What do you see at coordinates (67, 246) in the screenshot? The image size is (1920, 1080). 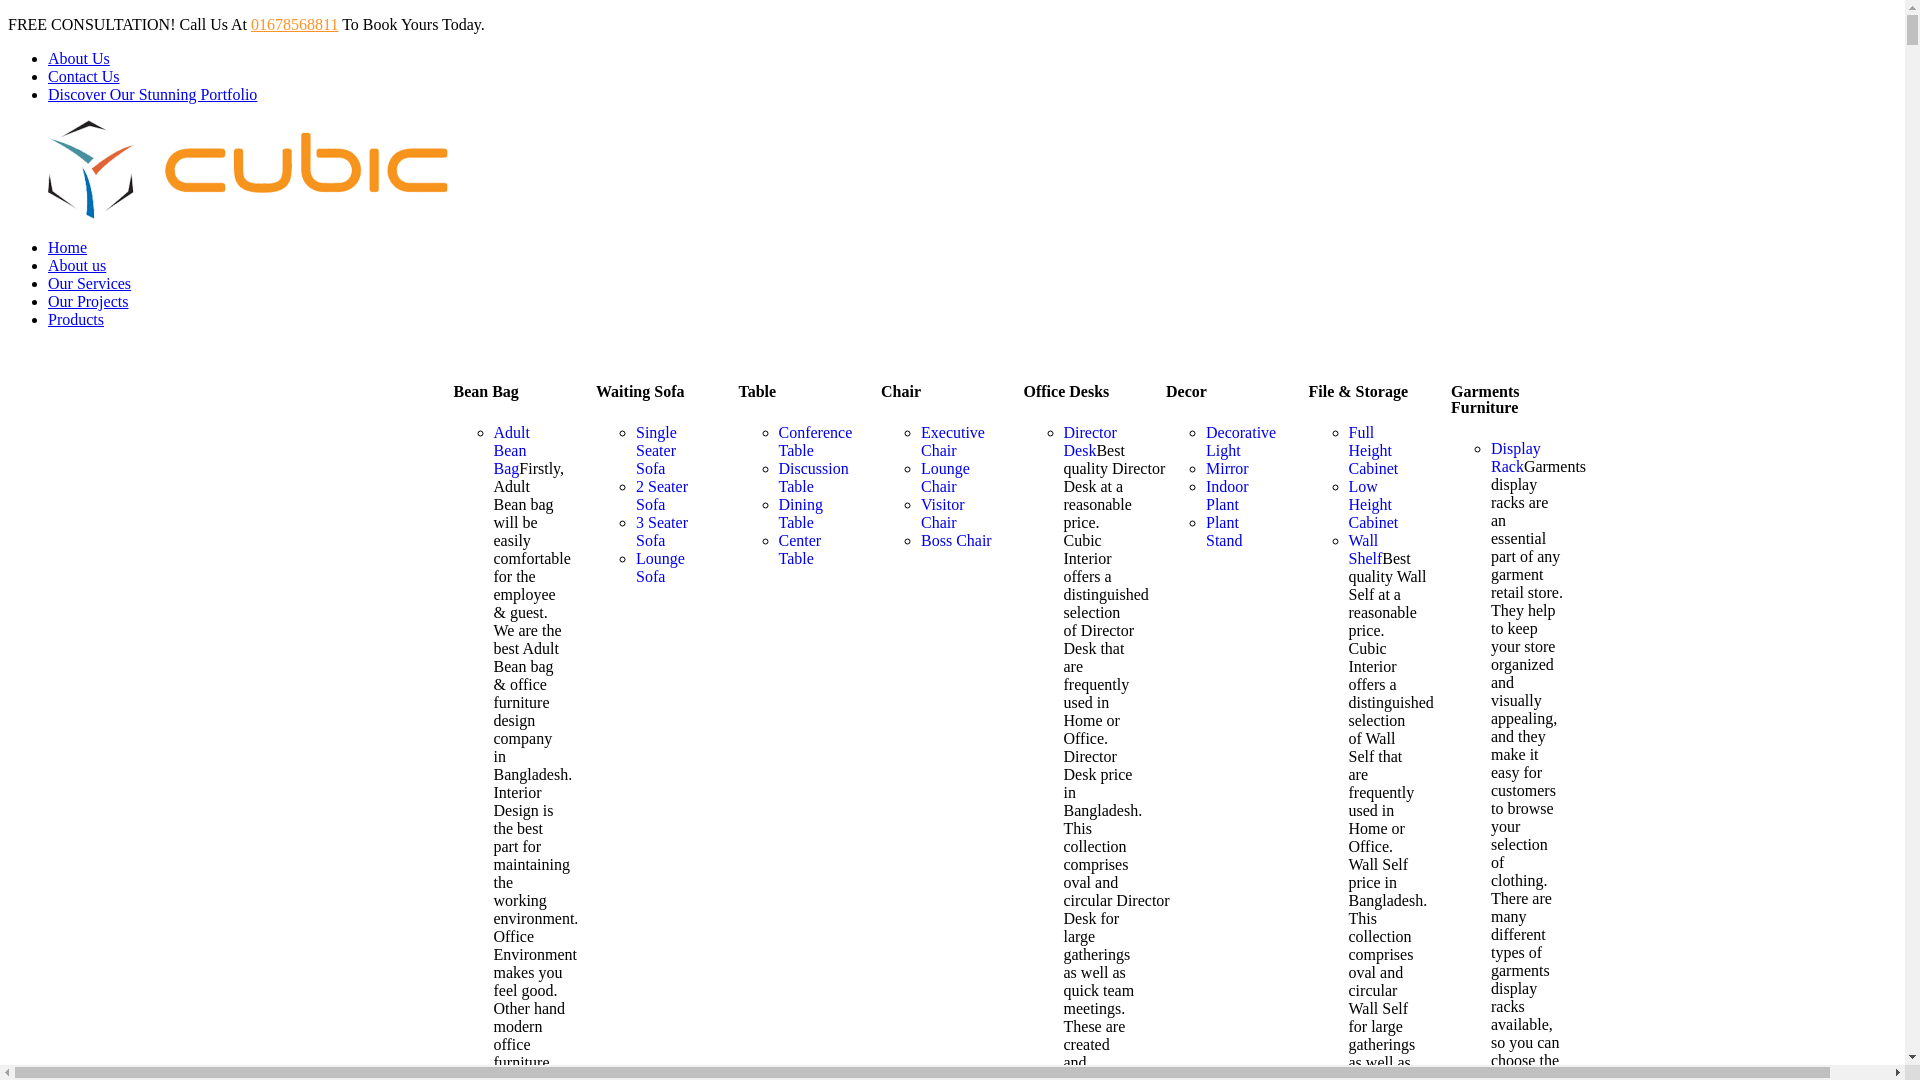 I see `'Home'` at bounding box center [67, 246].